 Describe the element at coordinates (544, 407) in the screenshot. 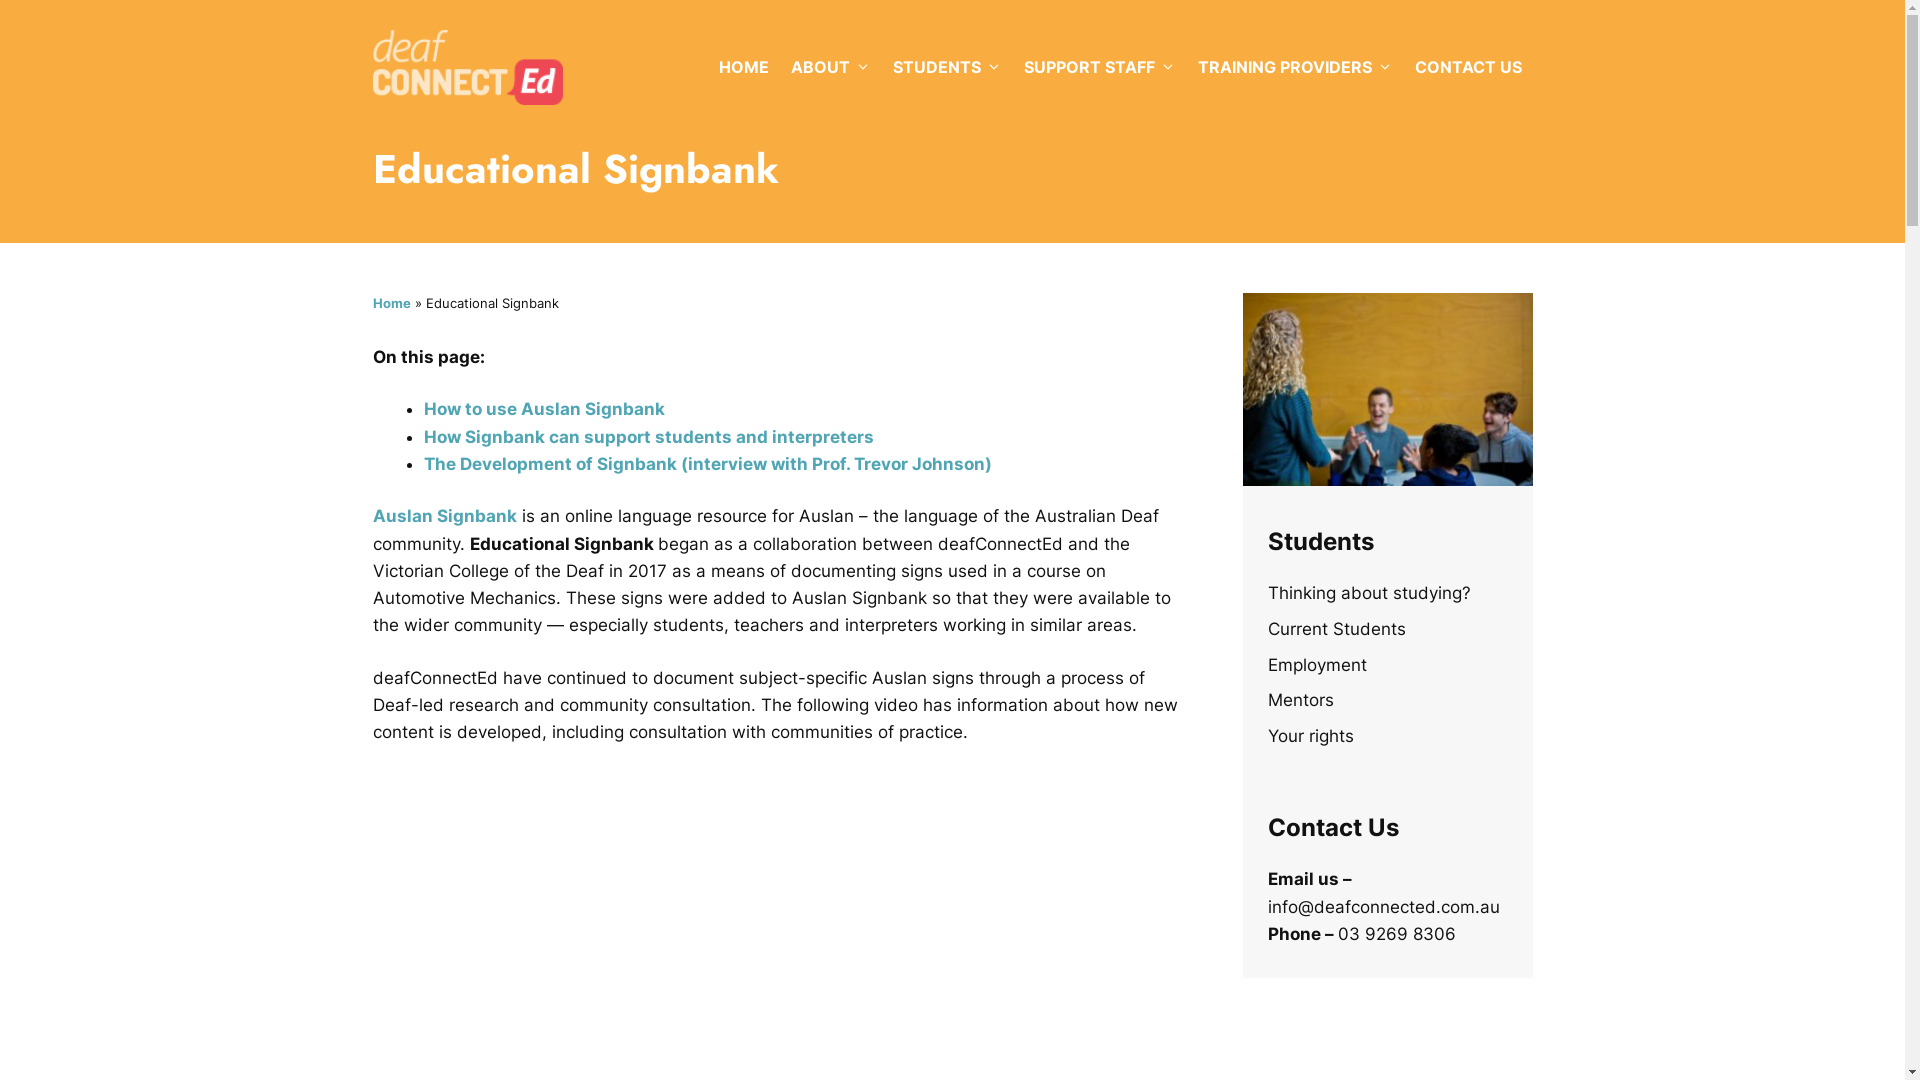

I see `'How to use Auslan Signbank'` at that location.